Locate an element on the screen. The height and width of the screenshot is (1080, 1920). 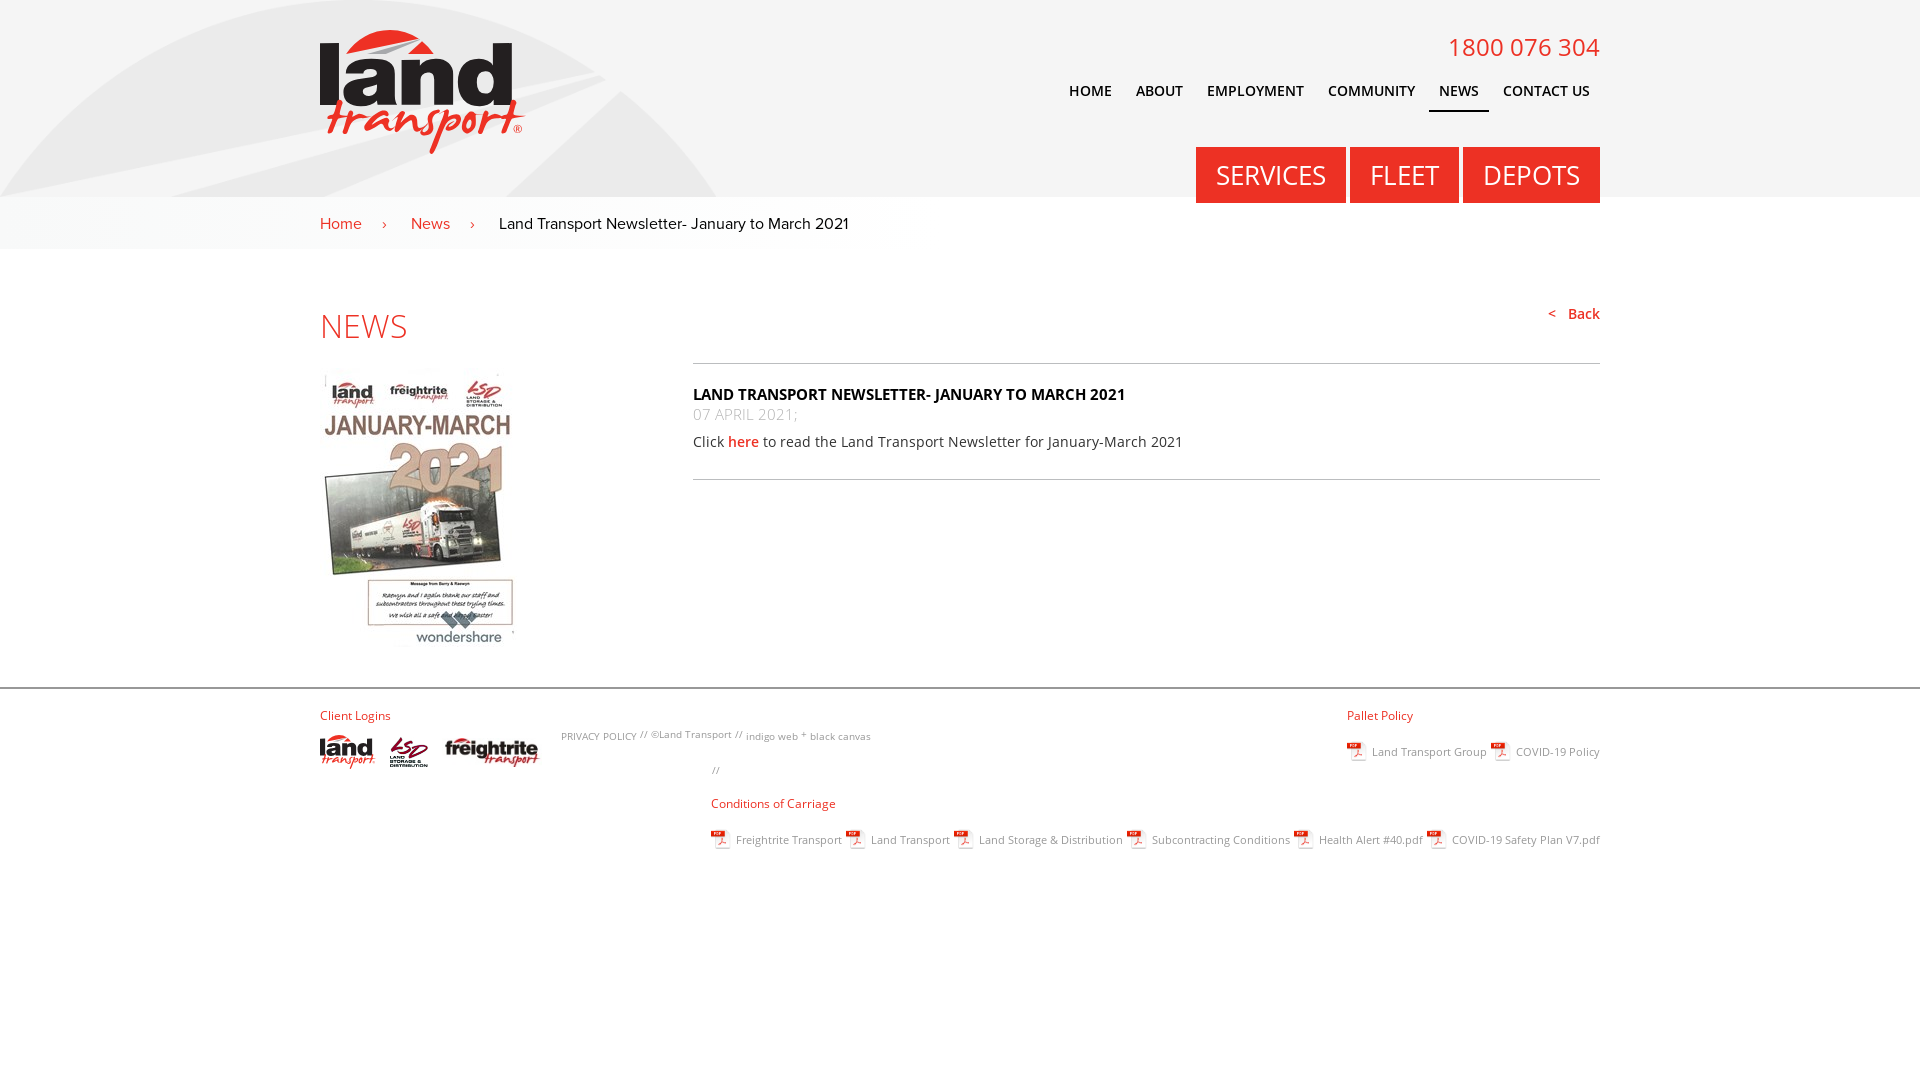
'Land Storage & Distribution' is located at coordinates (953, 841).